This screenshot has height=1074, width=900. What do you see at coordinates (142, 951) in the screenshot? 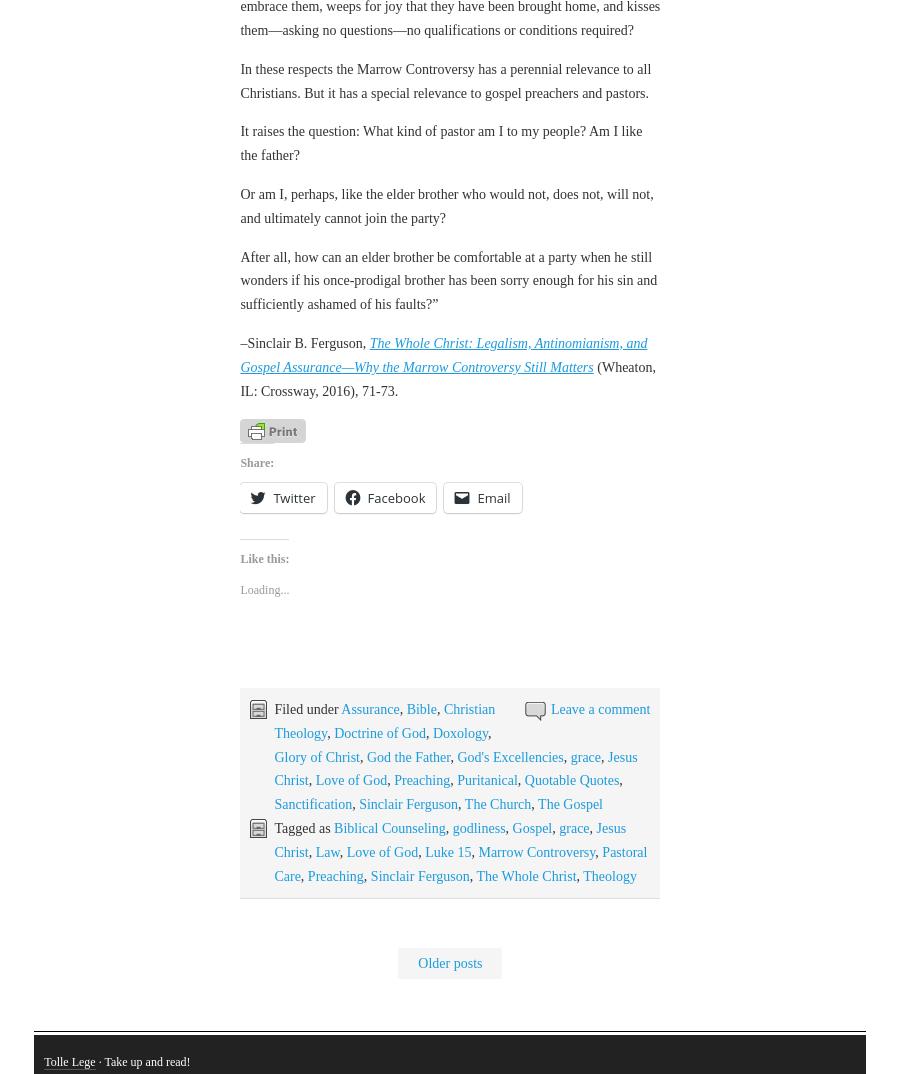
I see `'· Take up and read!'` at bounding box center [142, 951].